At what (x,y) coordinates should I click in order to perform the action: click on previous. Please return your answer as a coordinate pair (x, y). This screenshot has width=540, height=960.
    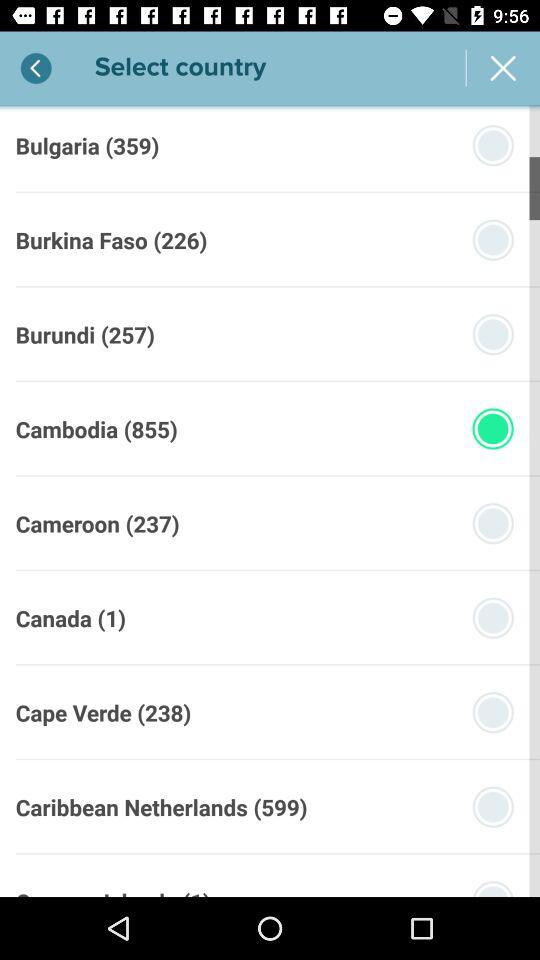
    Looking at the image, I should click on (36, 68).